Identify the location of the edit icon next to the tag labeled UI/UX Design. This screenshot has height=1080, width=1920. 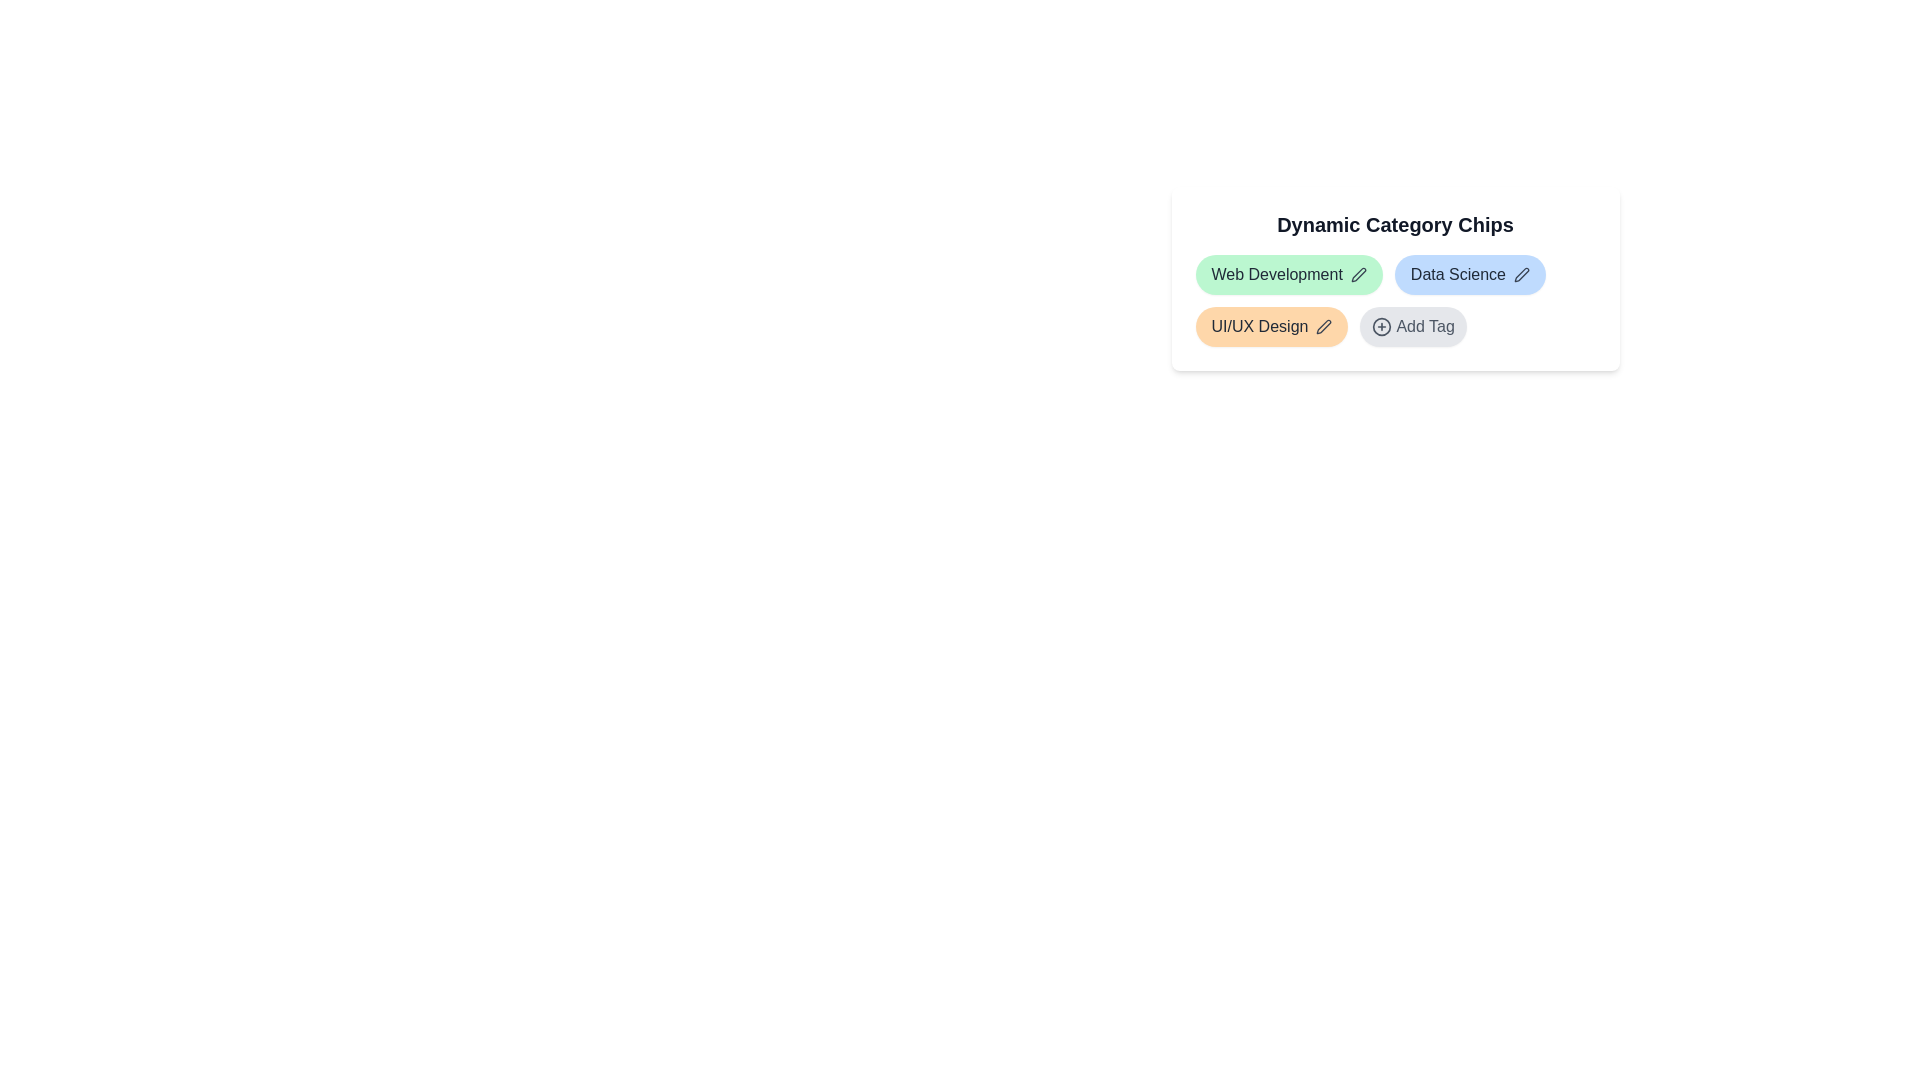
(1324, 326).